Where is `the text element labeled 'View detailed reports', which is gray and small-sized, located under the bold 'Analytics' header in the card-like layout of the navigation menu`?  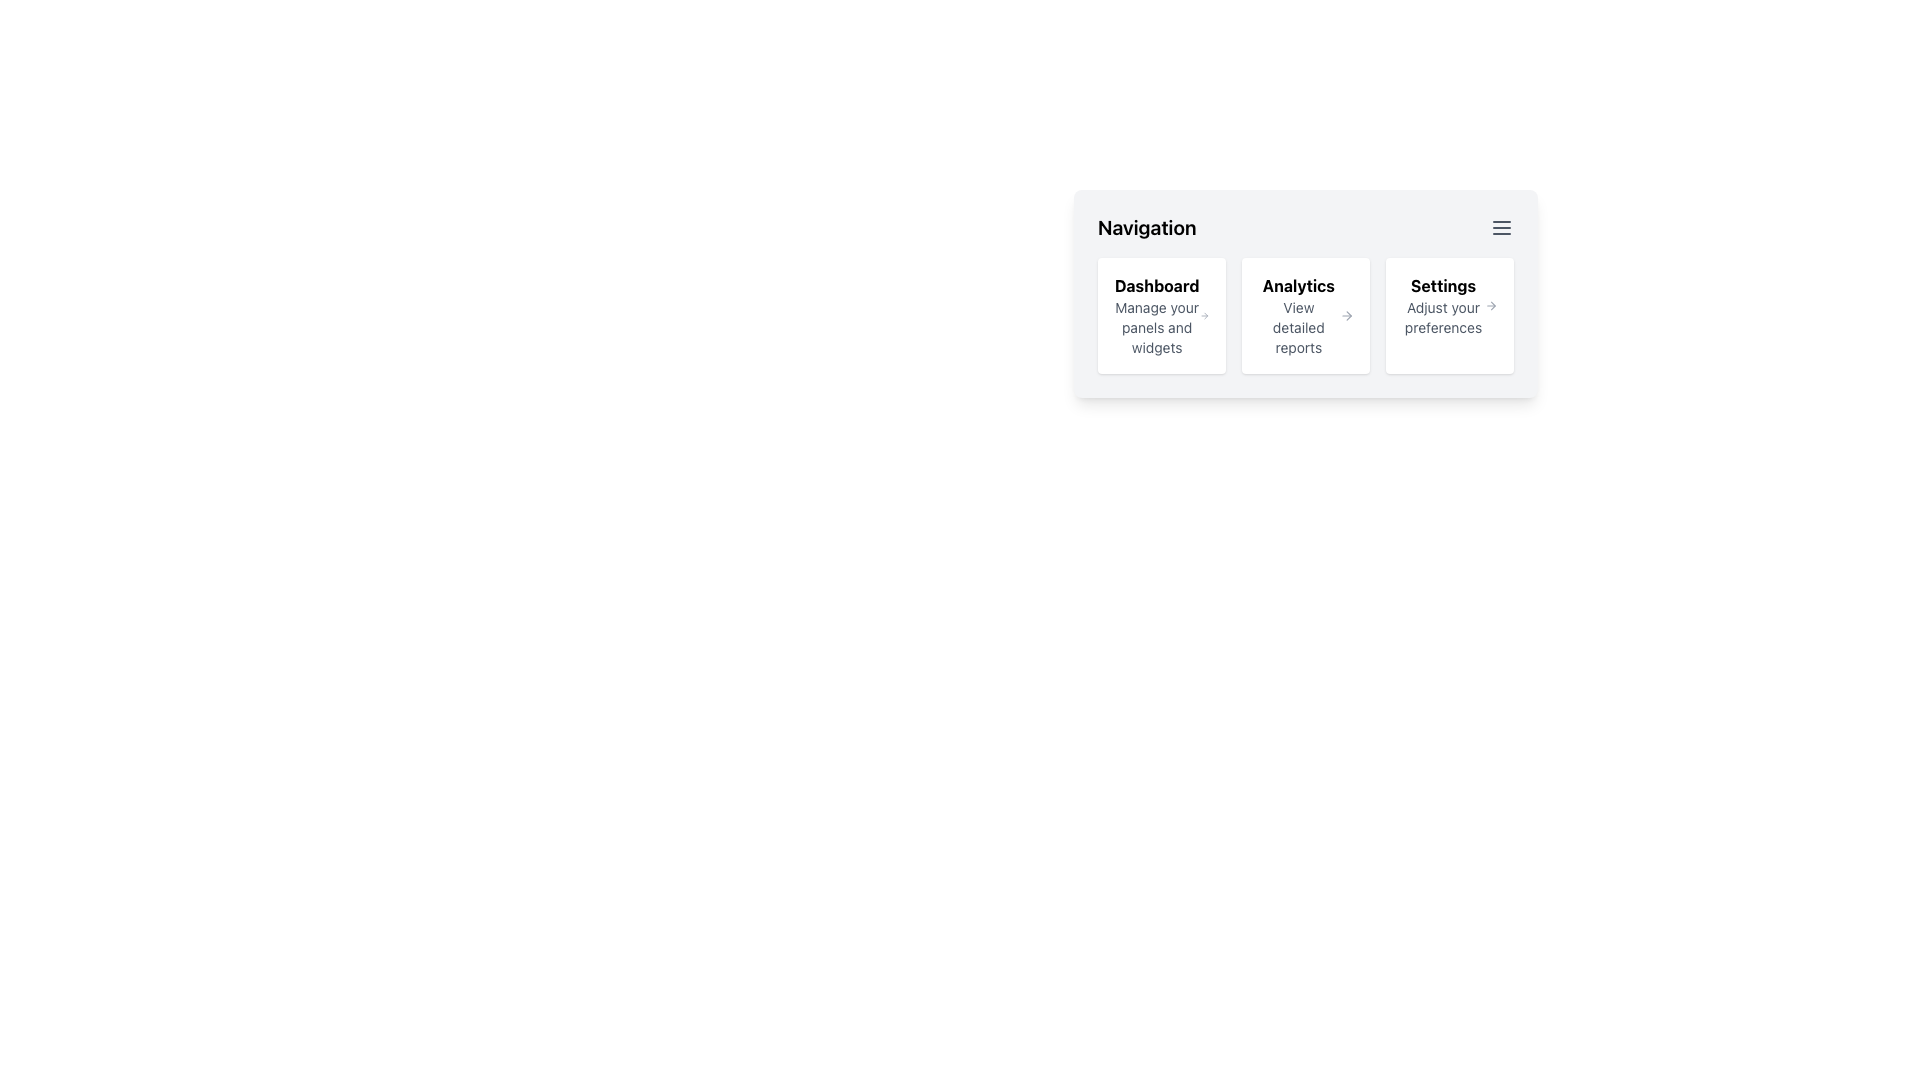
the text element labeled 'View detailed reports', which is gray and small-sized, located under the bold 'Analytics' header in the card-like layout of the navigation menu is located at coordinates (1298, 326).